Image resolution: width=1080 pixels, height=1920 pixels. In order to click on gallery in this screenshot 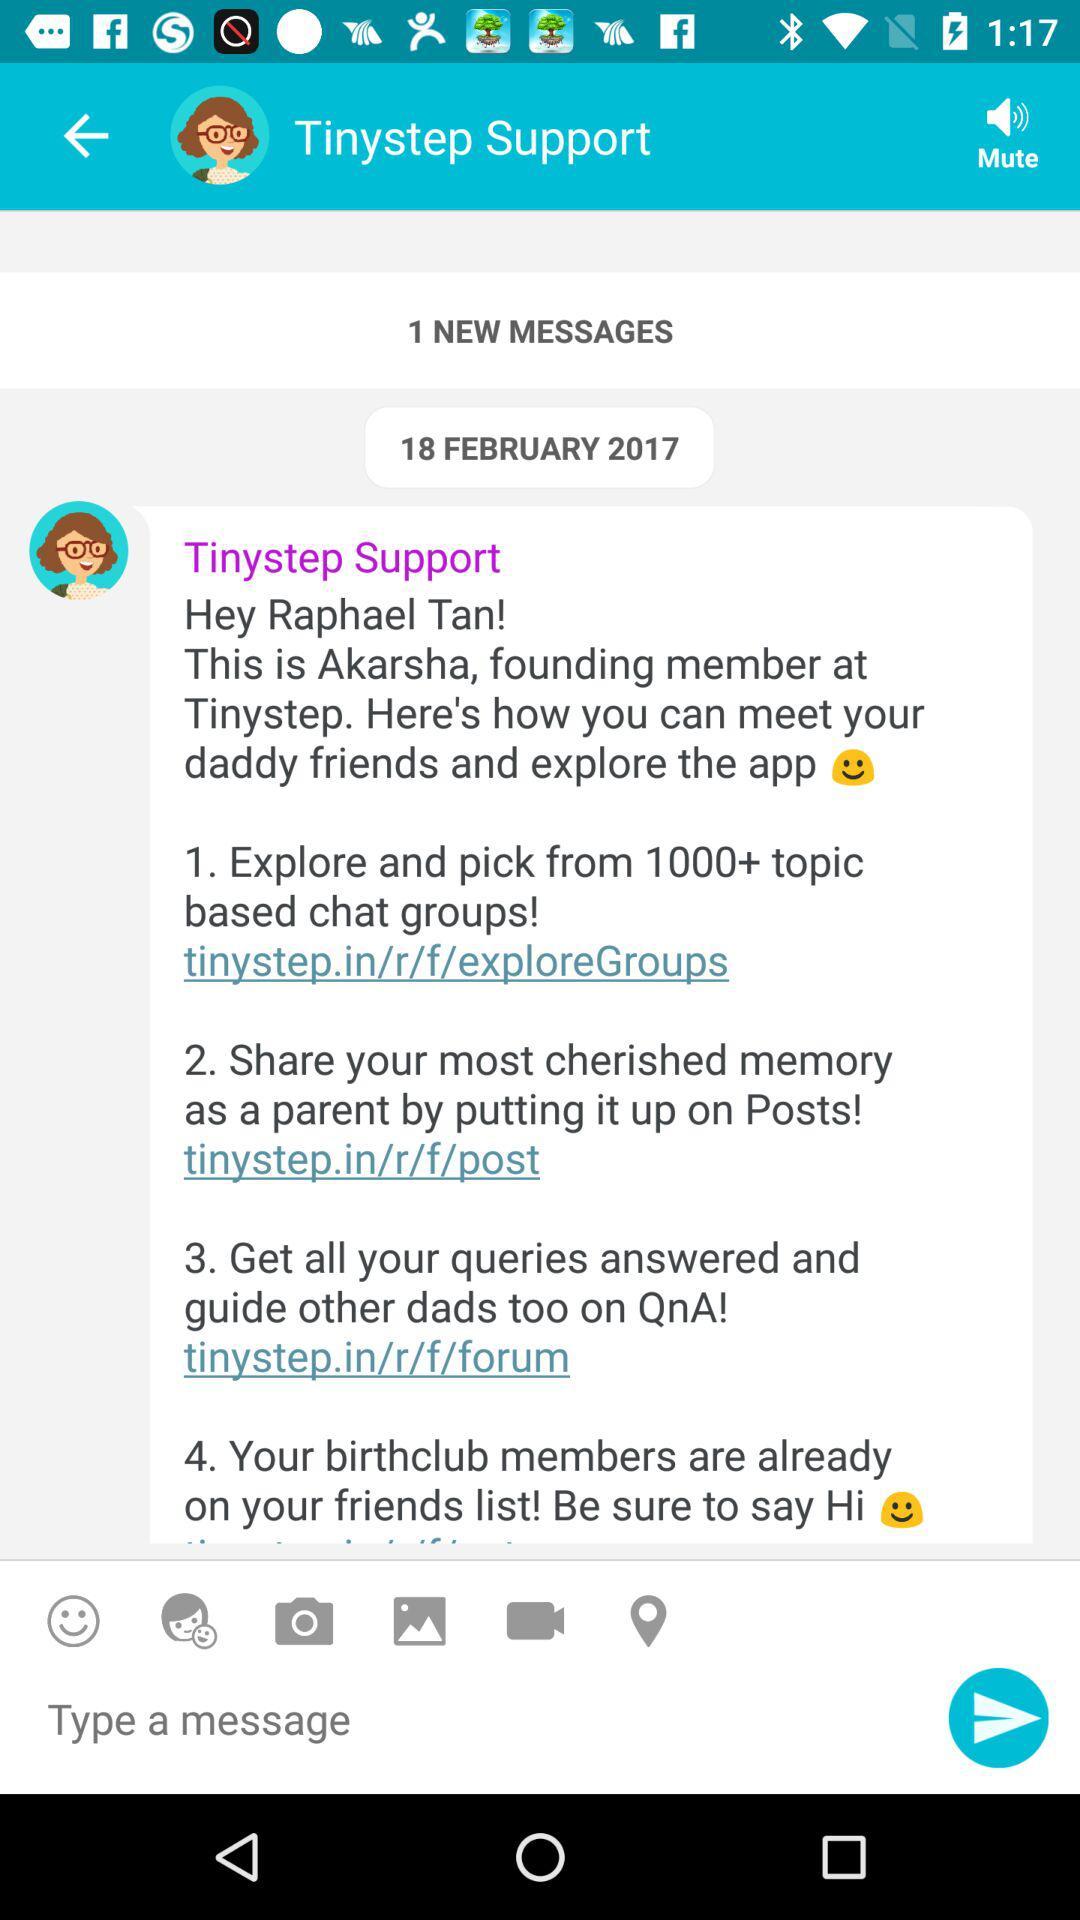, I will do `click(419, 1621)`.